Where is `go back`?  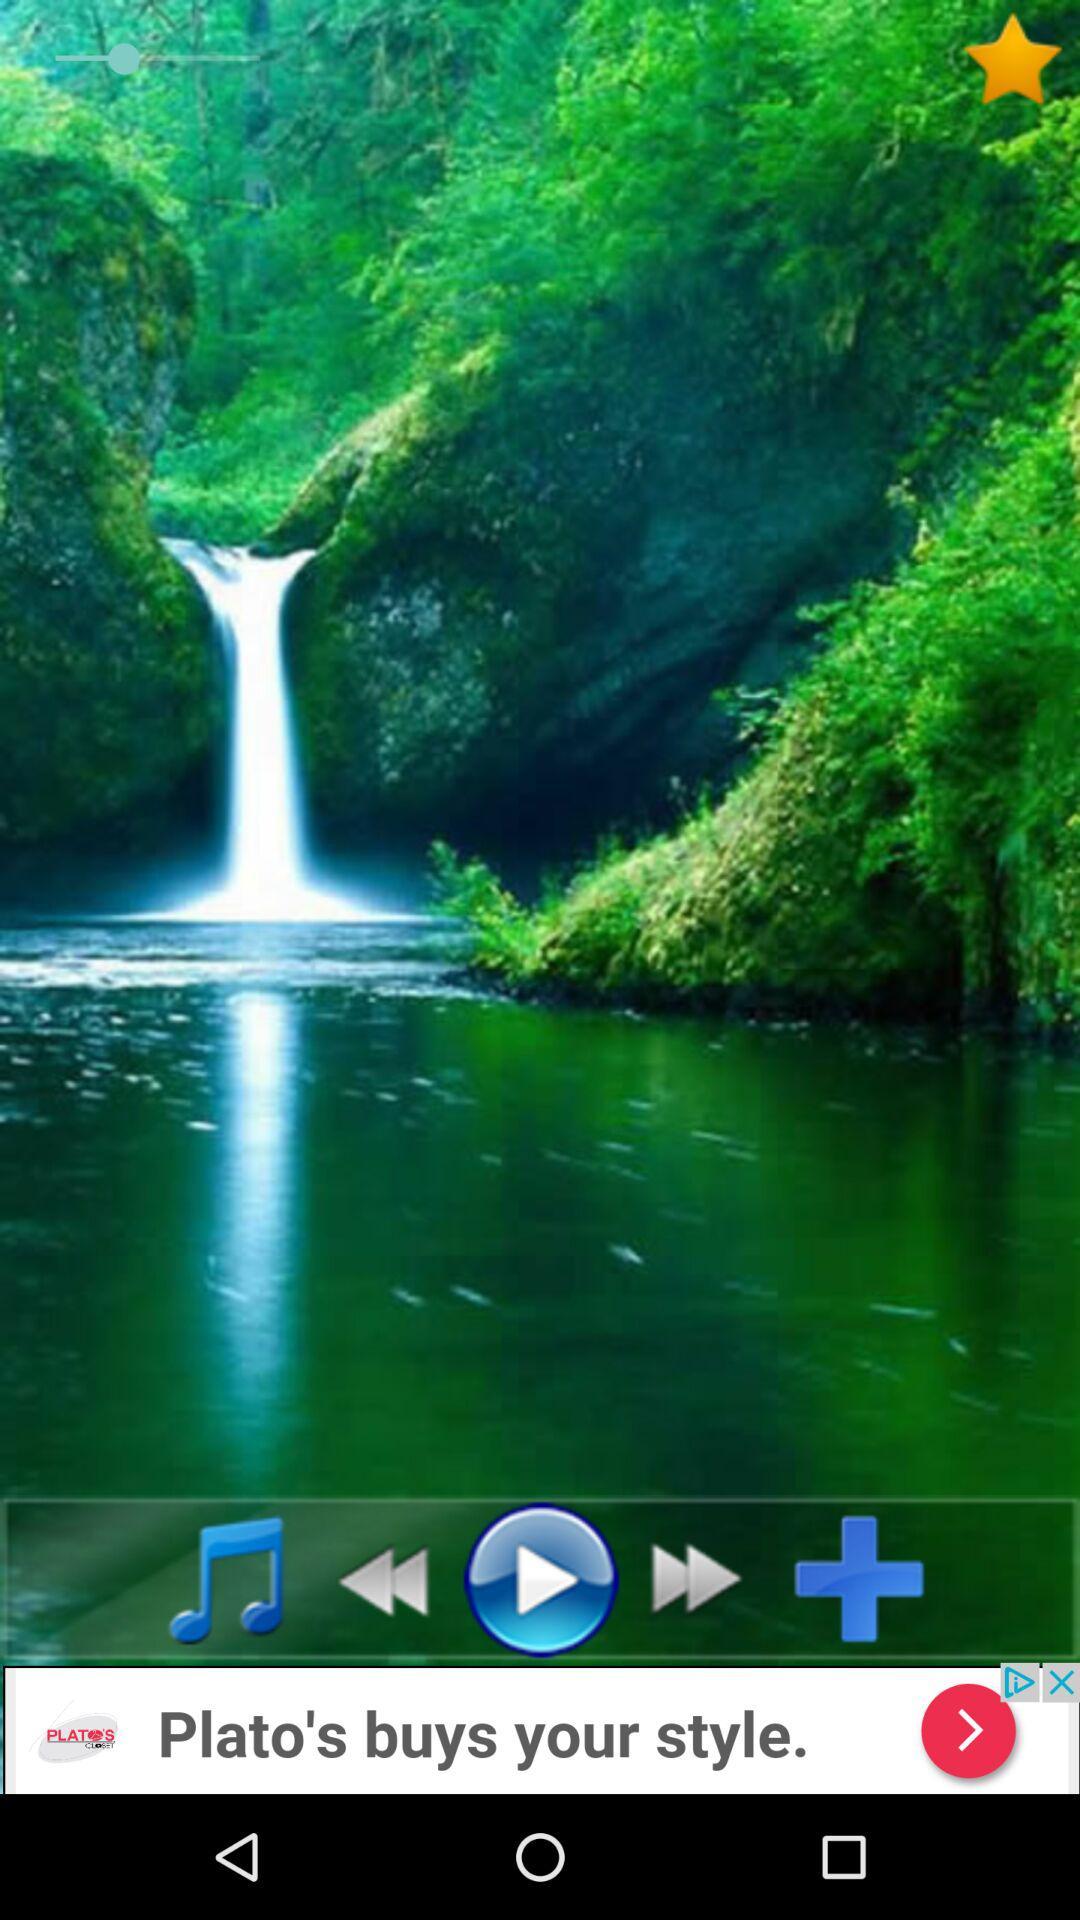 go back is located at coordinates (371, 1577).